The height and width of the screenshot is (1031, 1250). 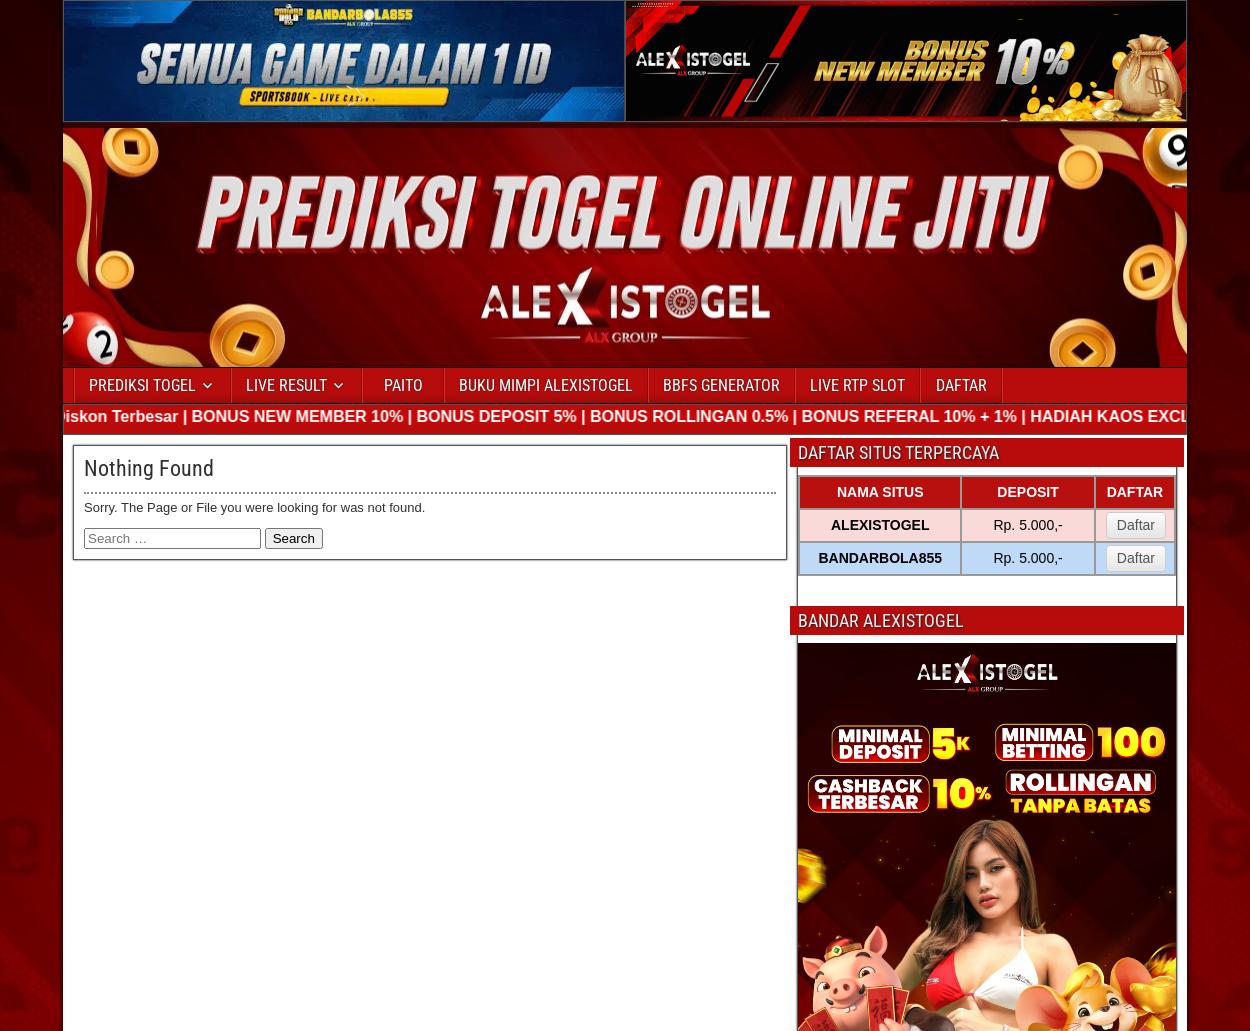 What do you see at coordinates (881, 619) in the screenshot?
I see `'BANDAR ALEXISTOGEL'` at bounding box center [881, 619].